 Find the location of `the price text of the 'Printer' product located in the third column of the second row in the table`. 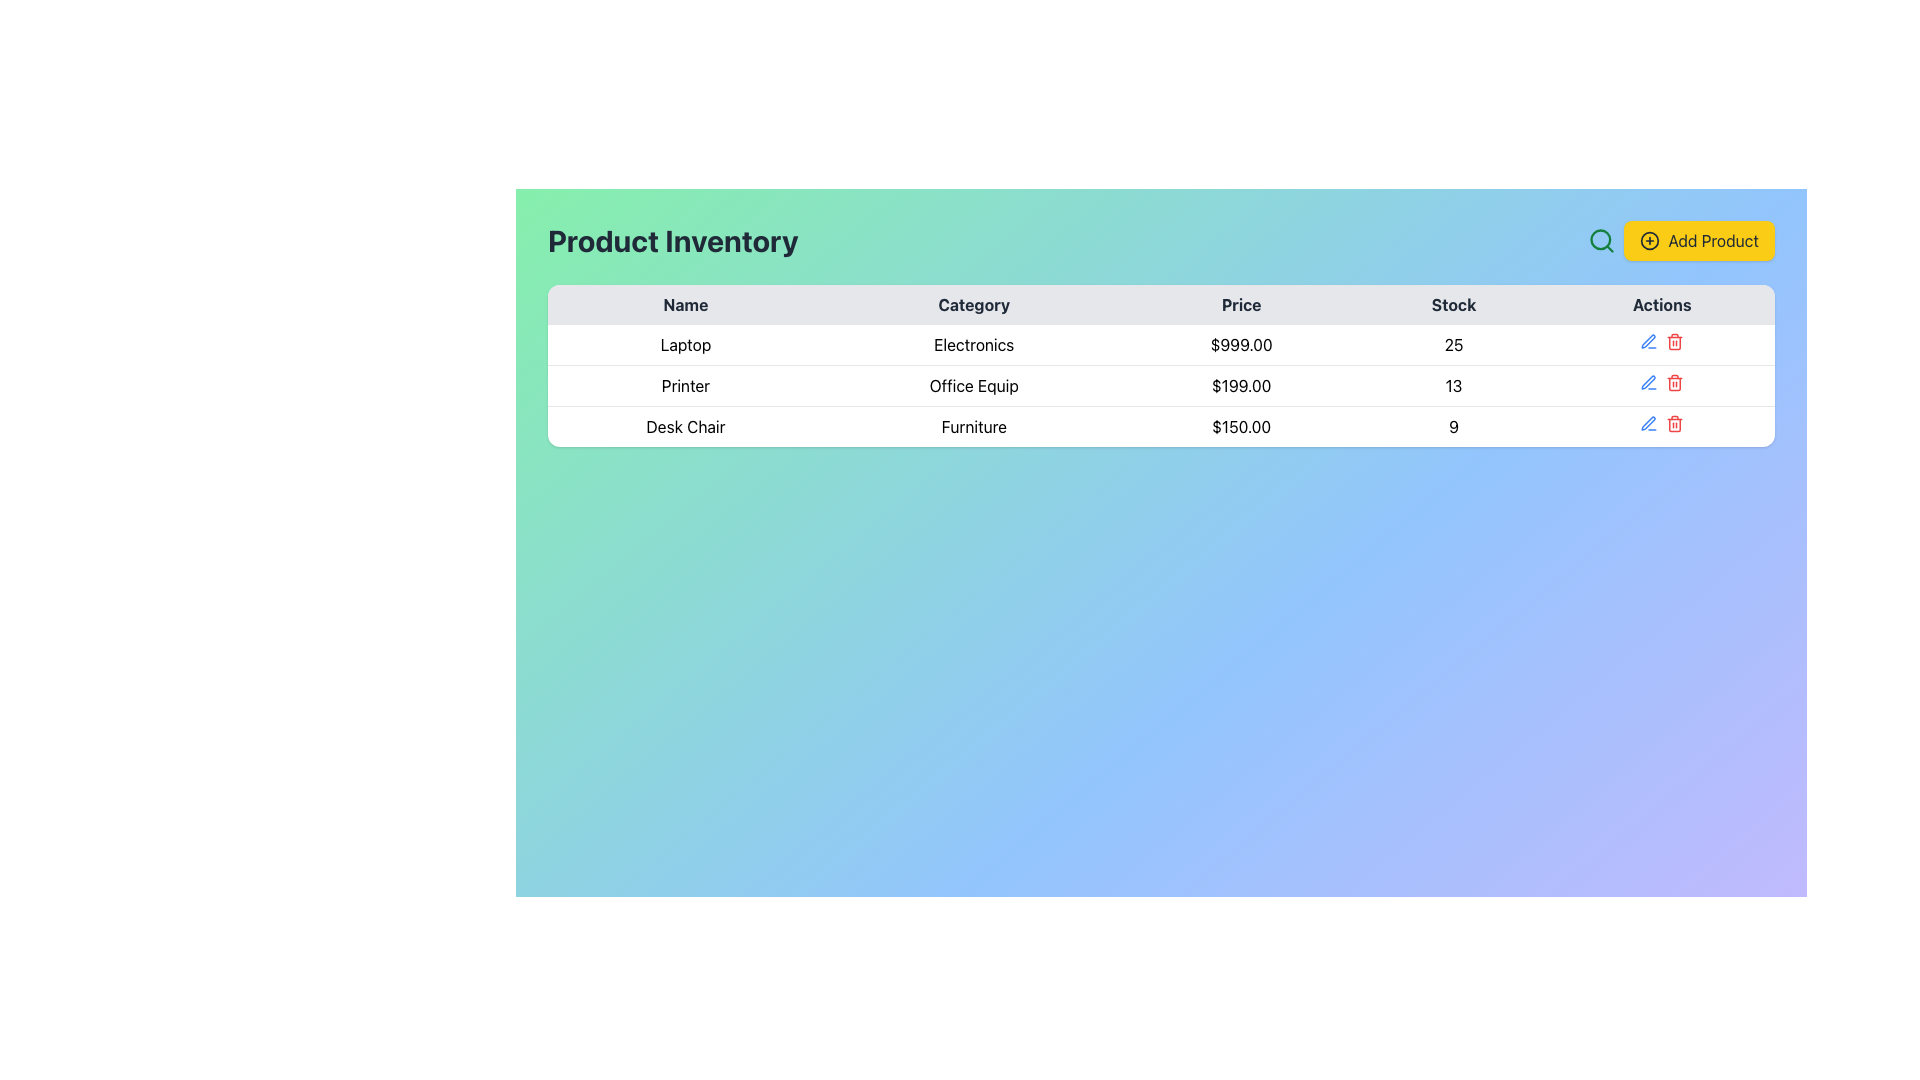

the price text of the 'Printer' product located in the third column of the second row in the table is located at coordinates (1240, 385).